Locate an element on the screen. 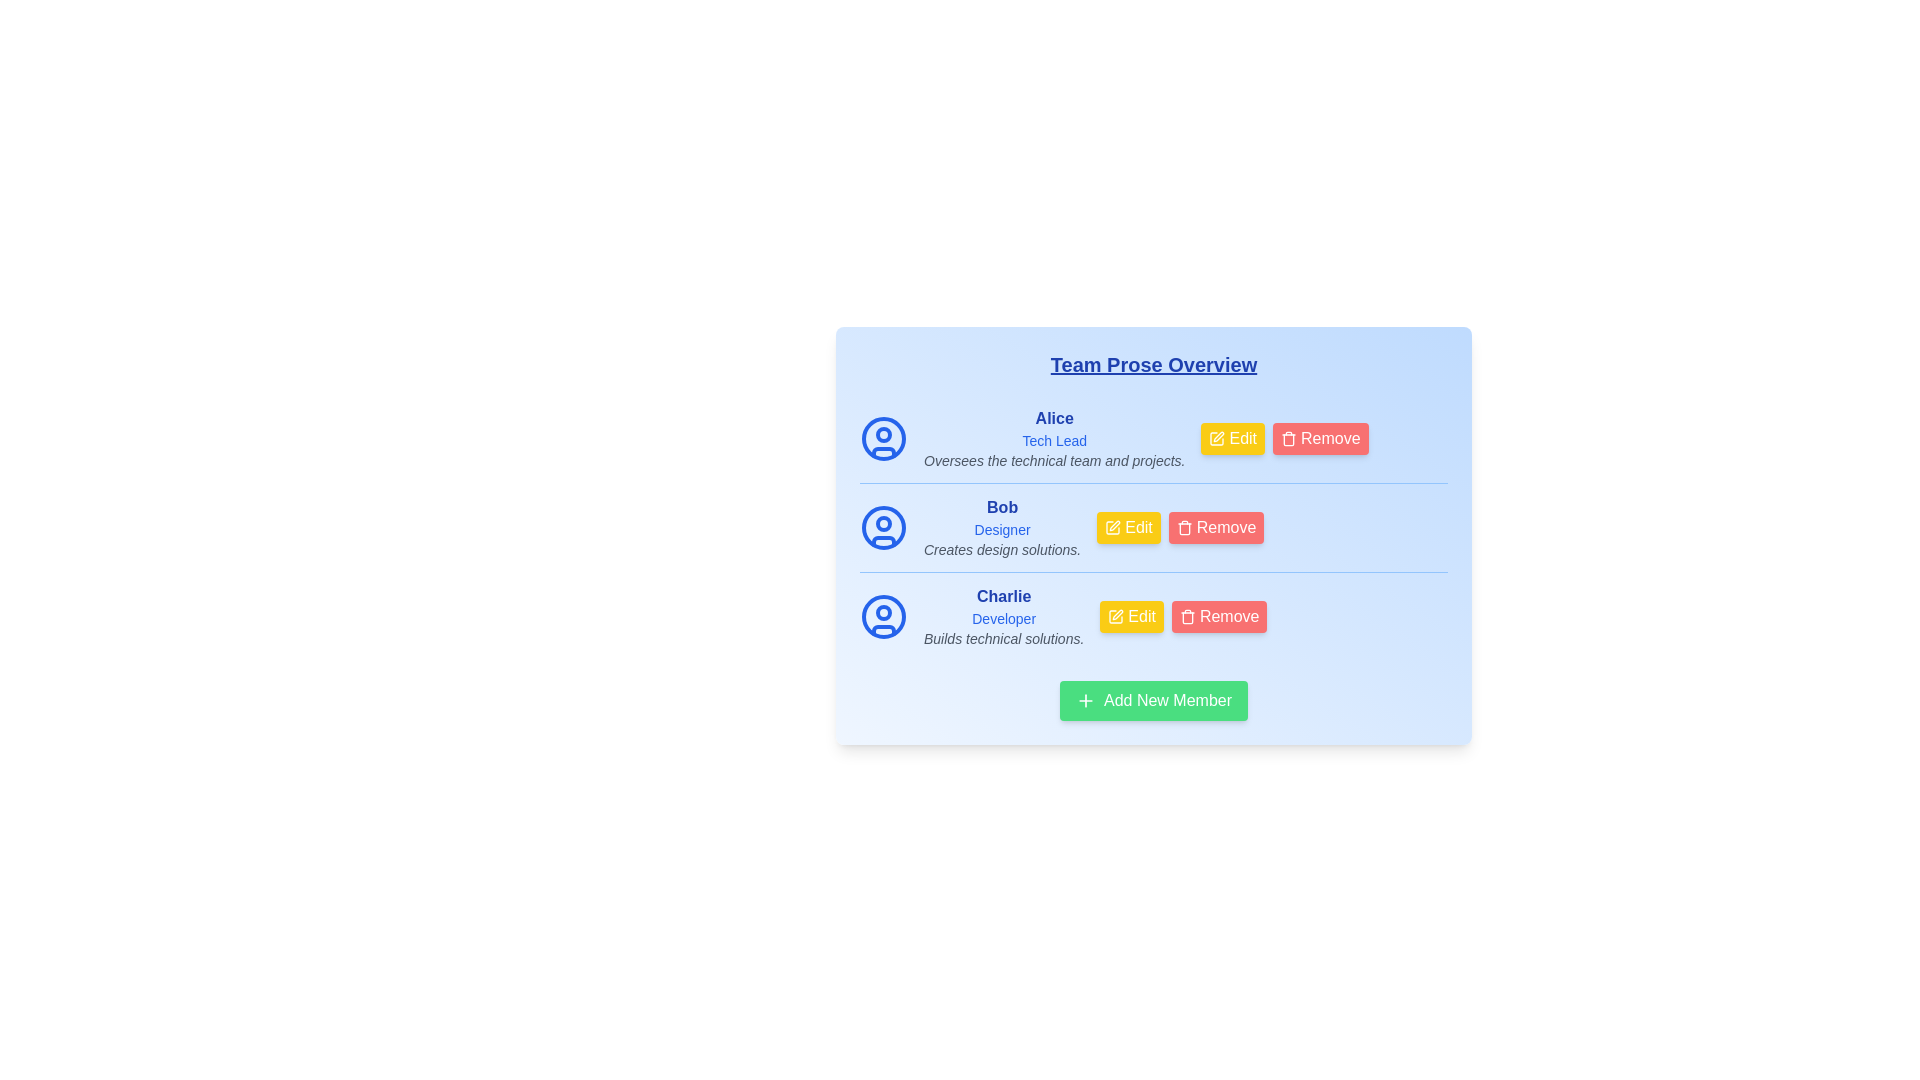  the 'Edit' button for the user 'Alice', which contains a Decorative Icon representing the edit action is located at coordinates (1216, 438).